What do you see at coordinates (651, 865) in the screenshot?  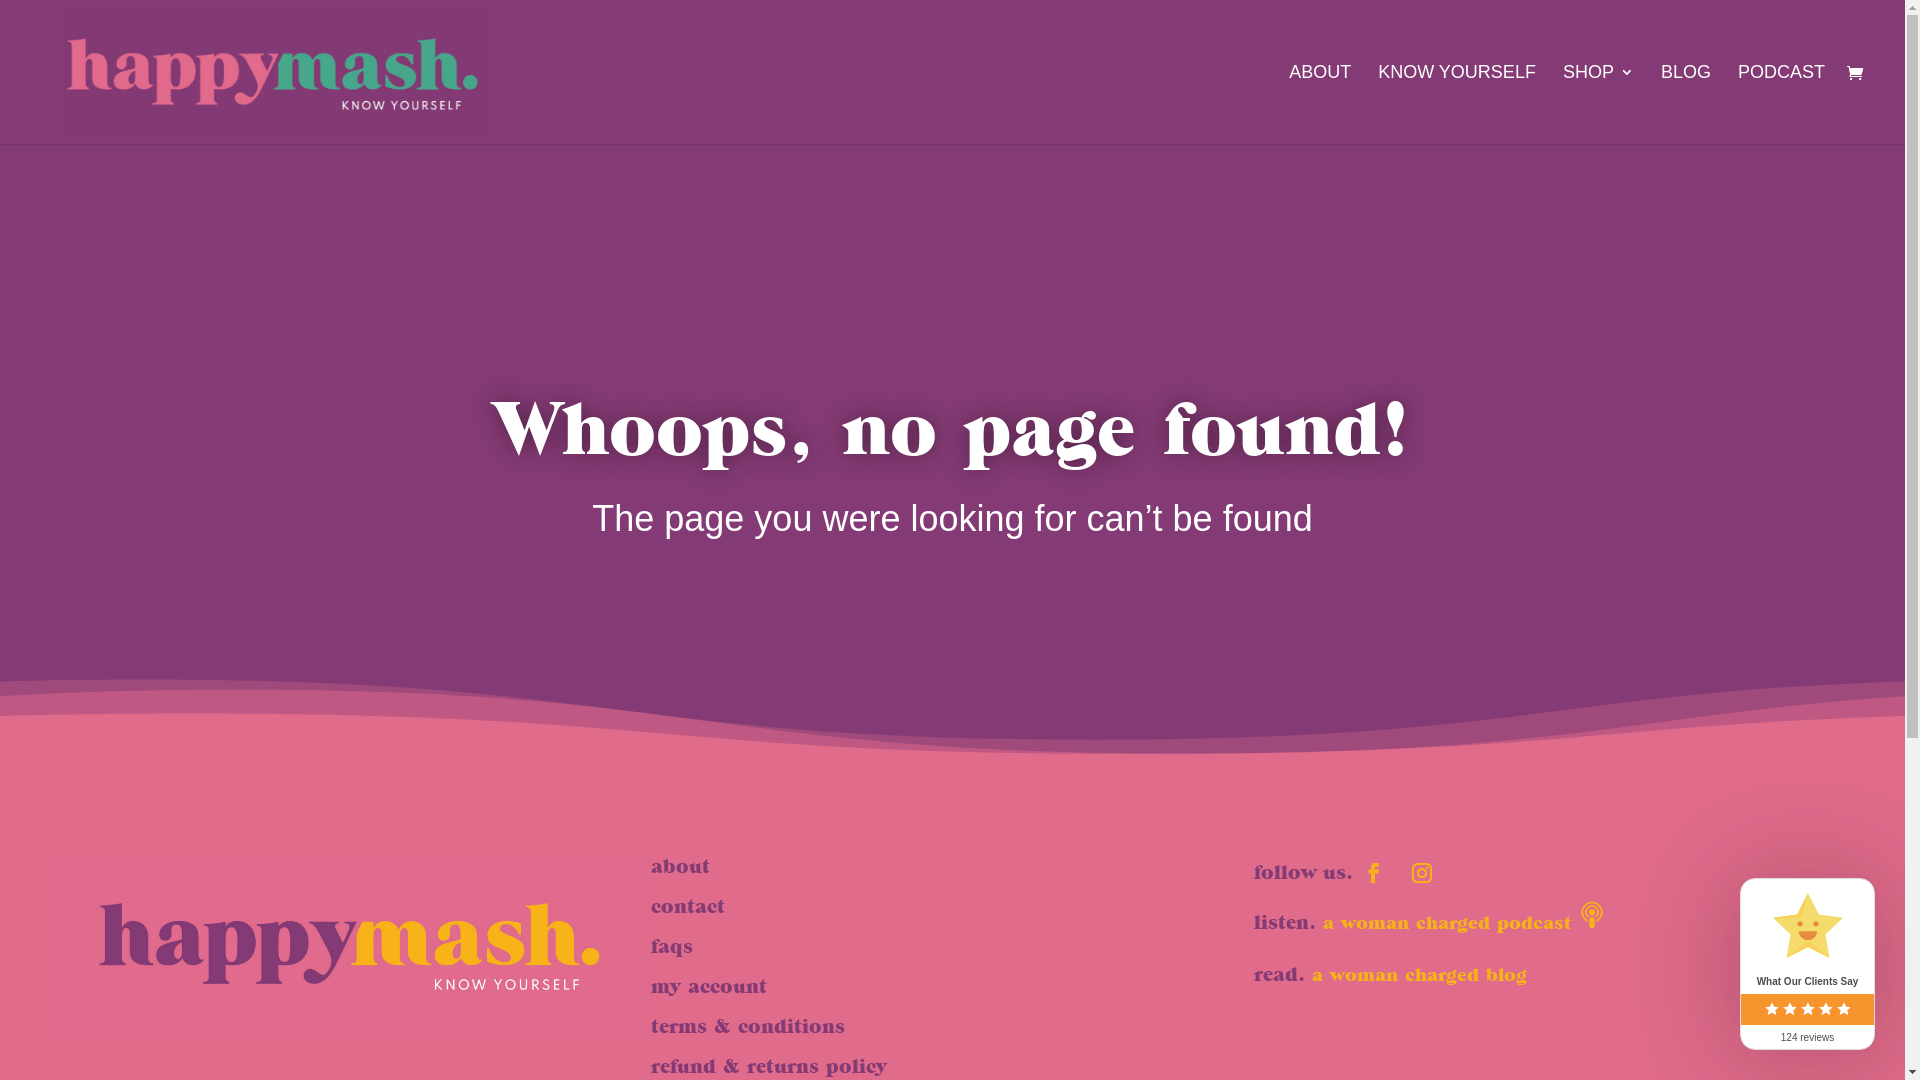 I see `'about'` at bounding box center [651, 865].